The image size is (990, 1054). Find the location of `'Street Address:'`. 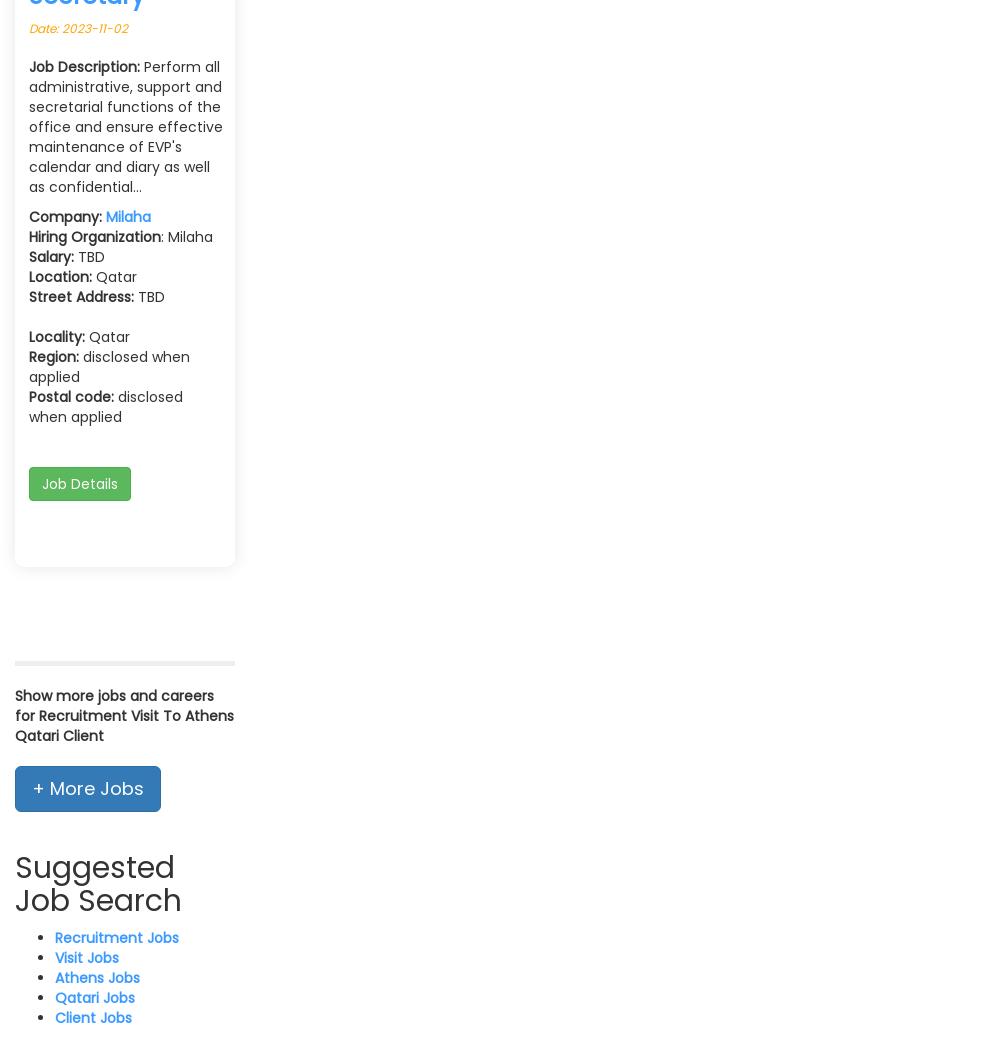

'Street Address:' is located at coordinates (81, 294).